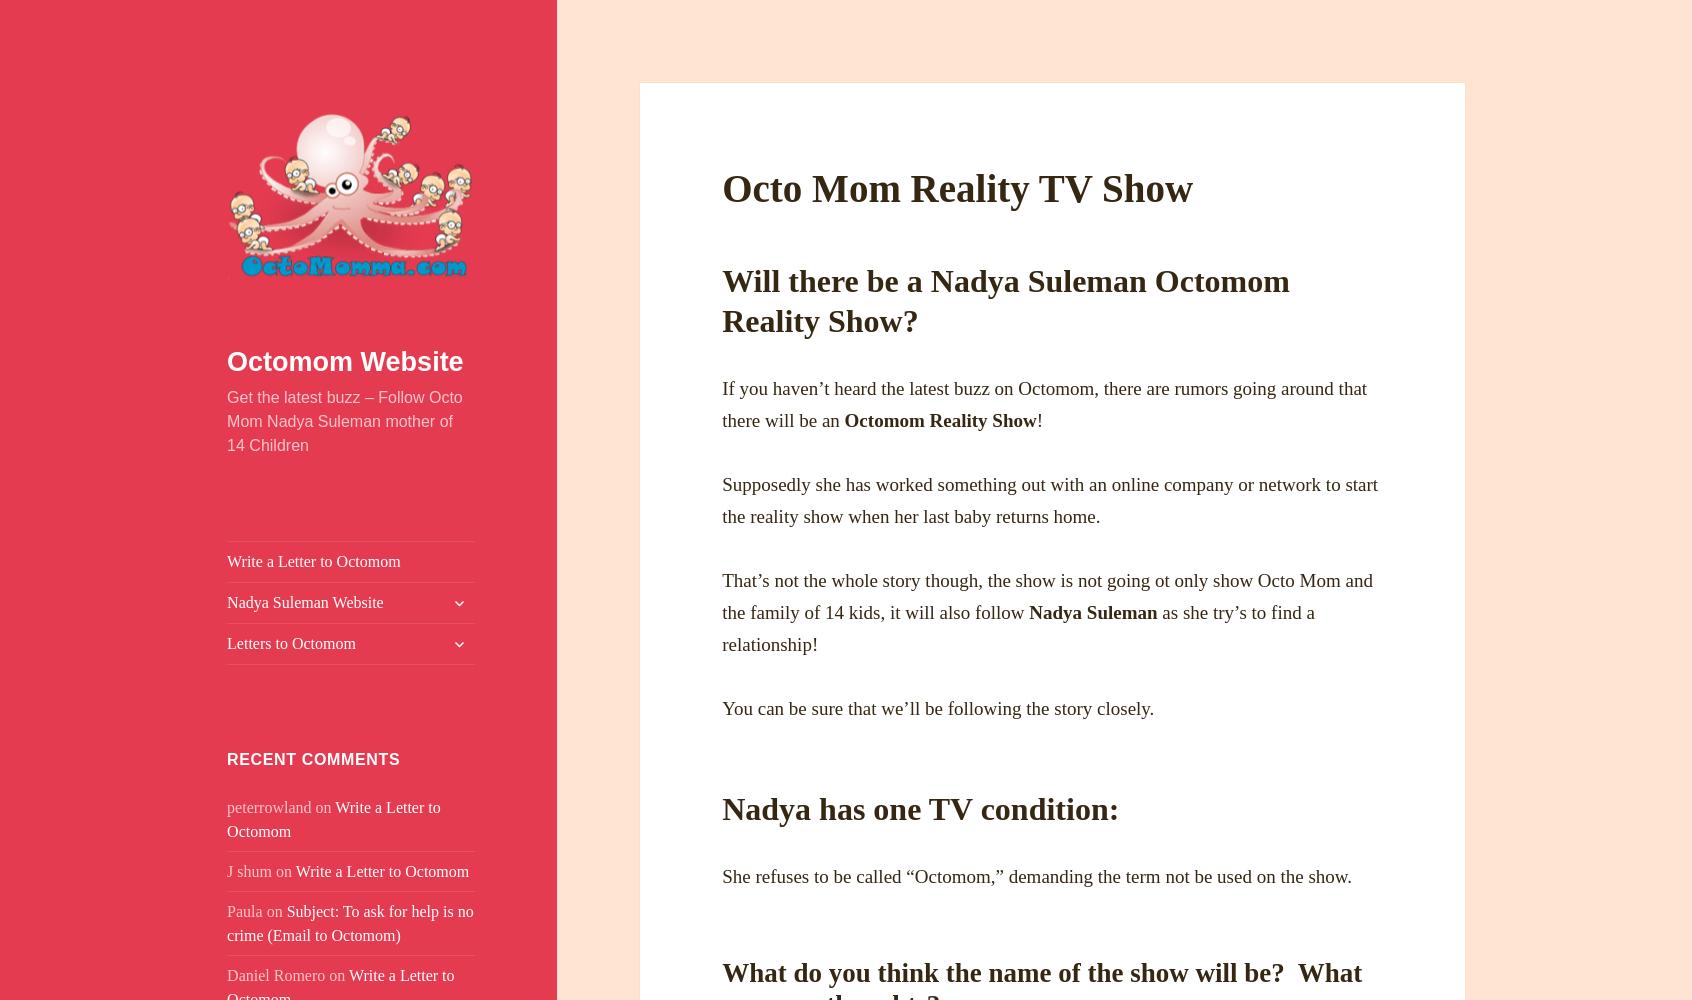  Describe the element at coordinates (269, 806) in the screenshot. I see `'peterrowland'` at that location.